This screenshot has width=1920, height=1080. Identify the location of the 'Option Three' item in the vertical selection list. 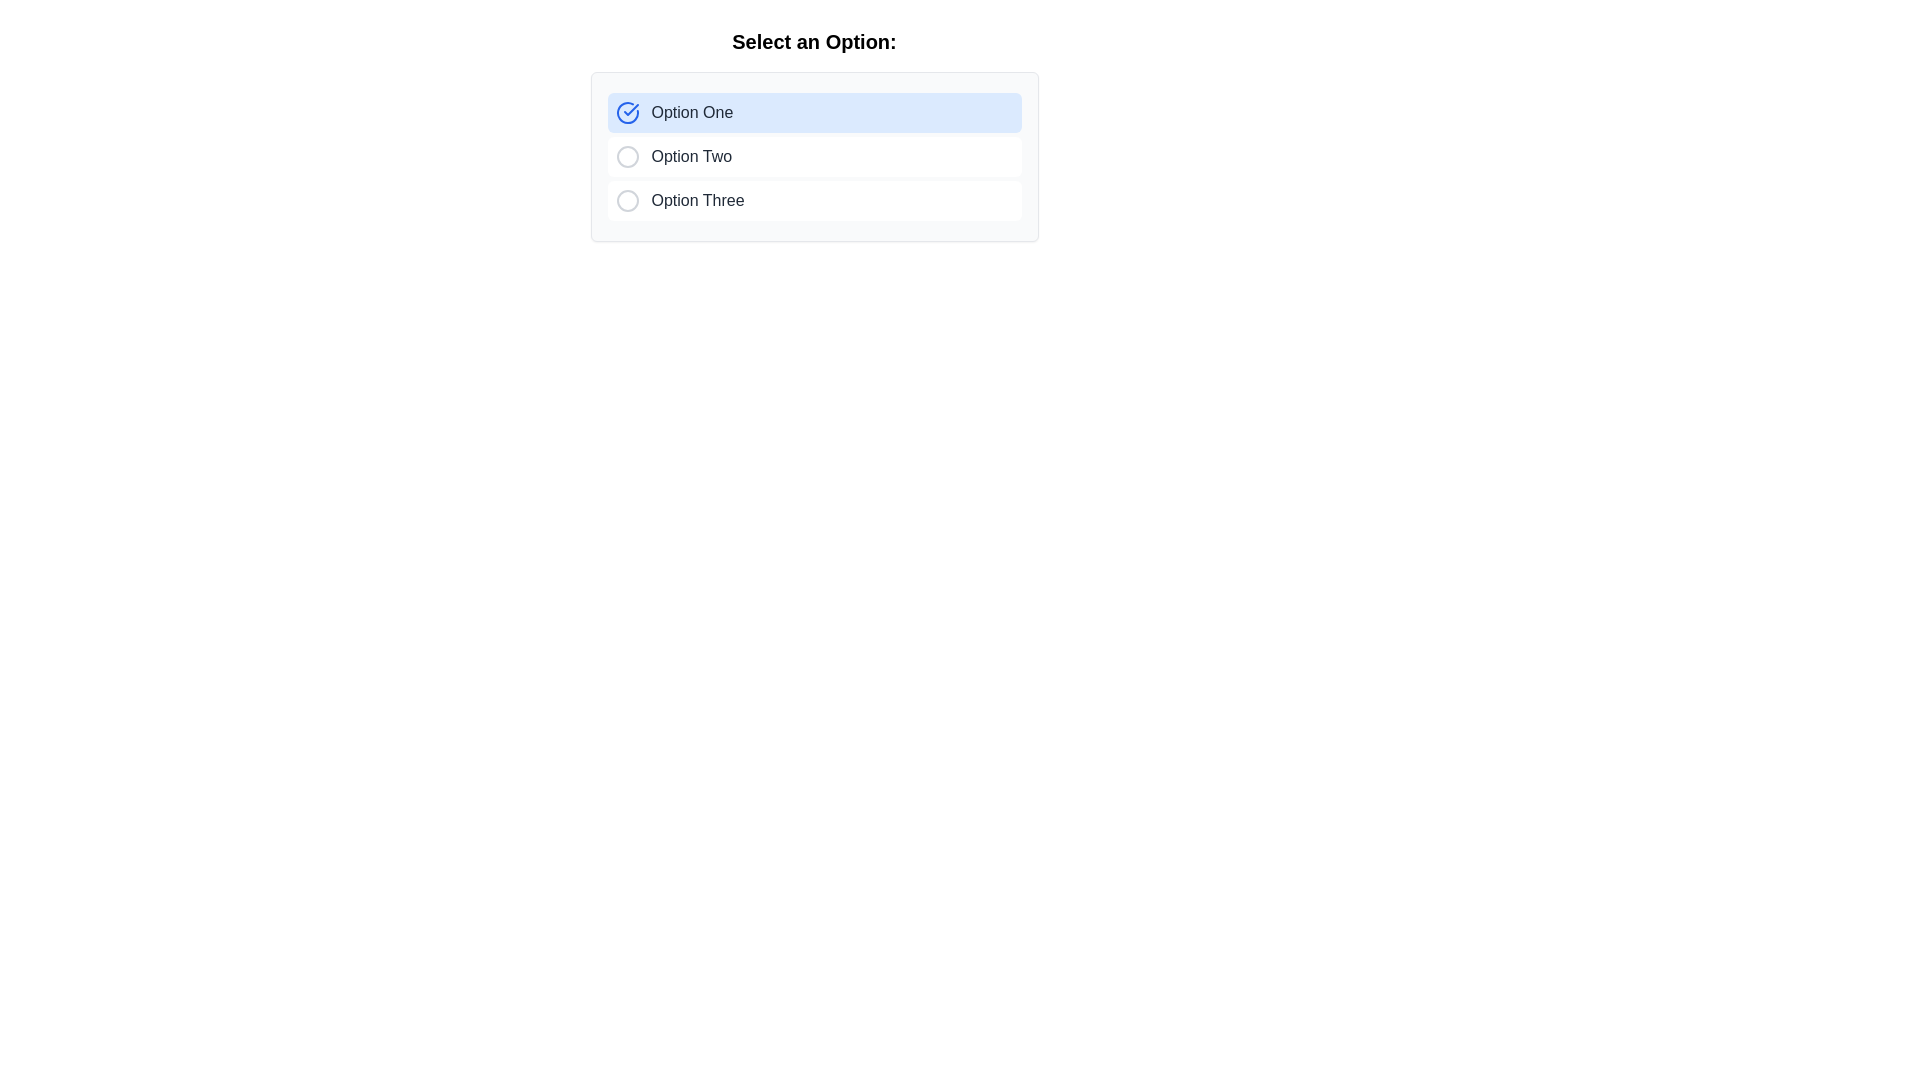
(814, 200).